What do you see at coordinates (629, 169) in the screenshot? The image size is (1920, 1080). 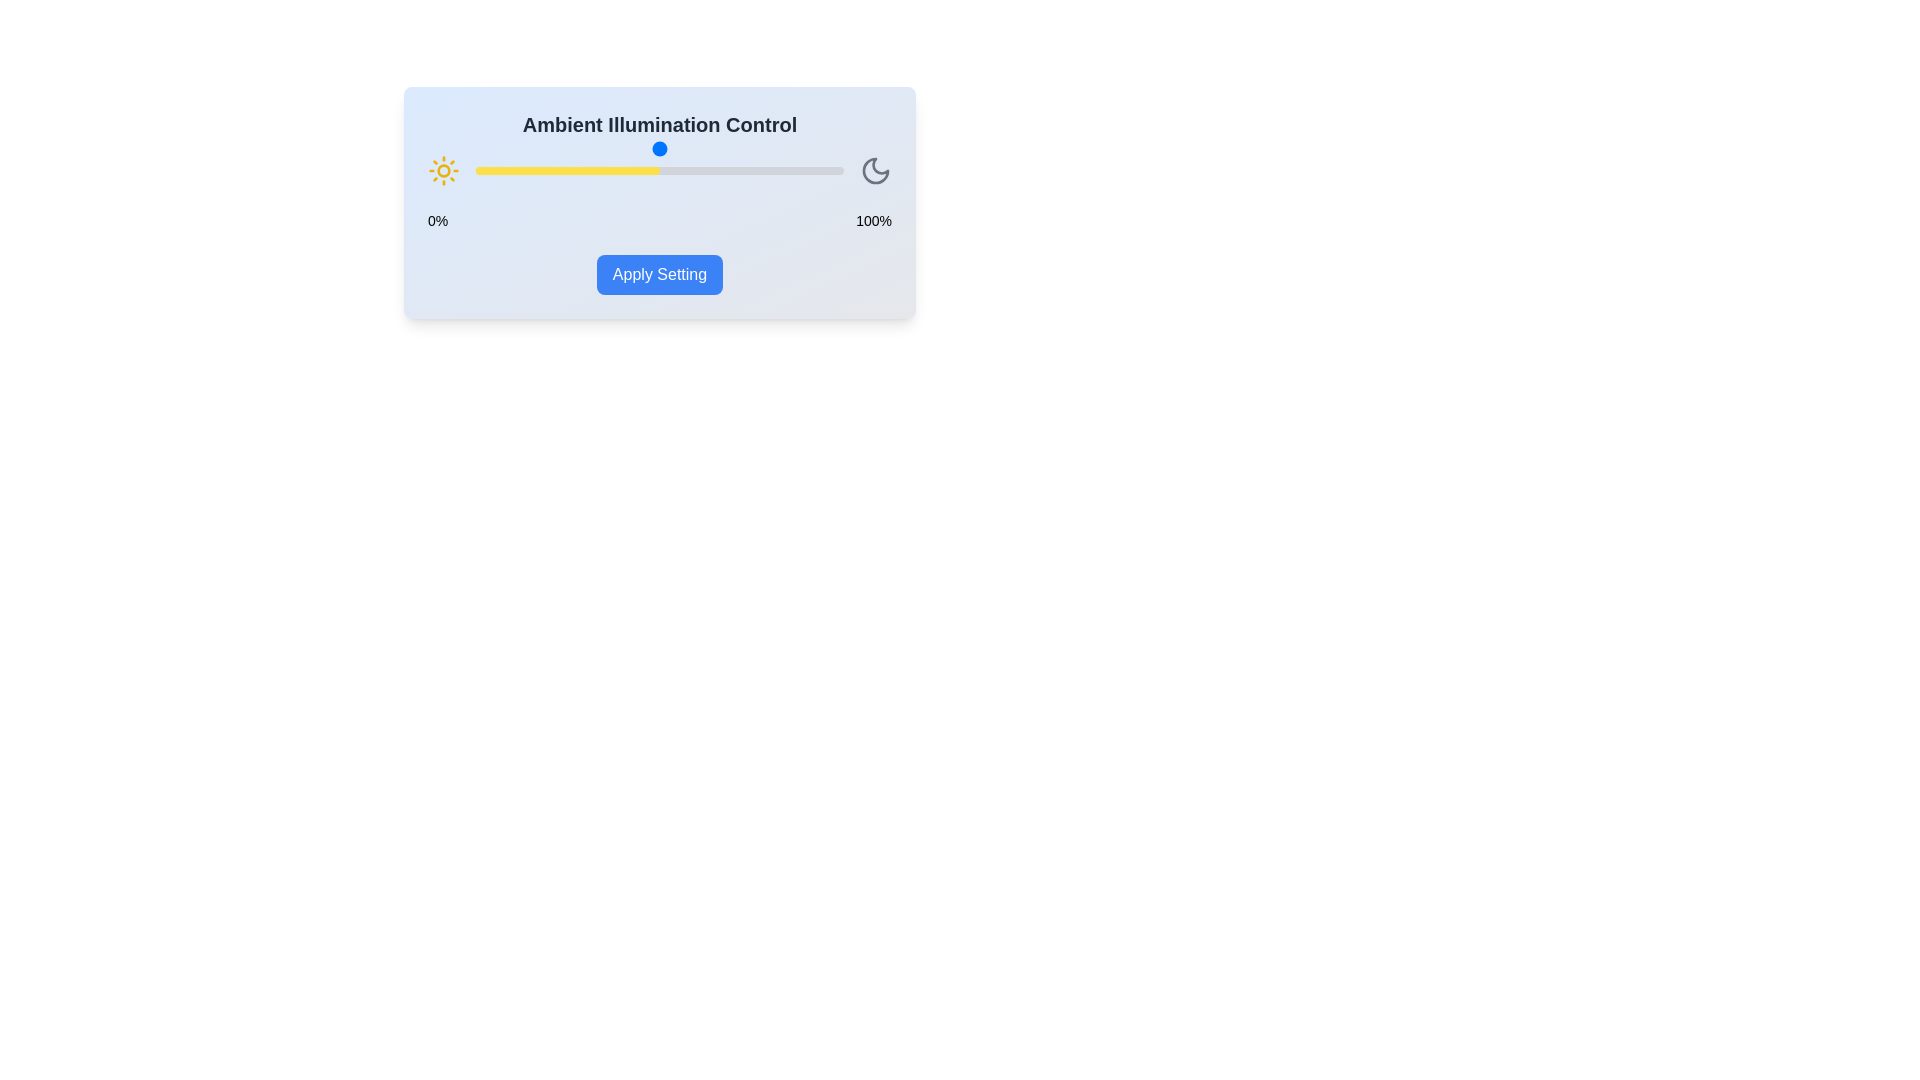 I see `the illumination slider to 42%` at bounding box center [629, 169].